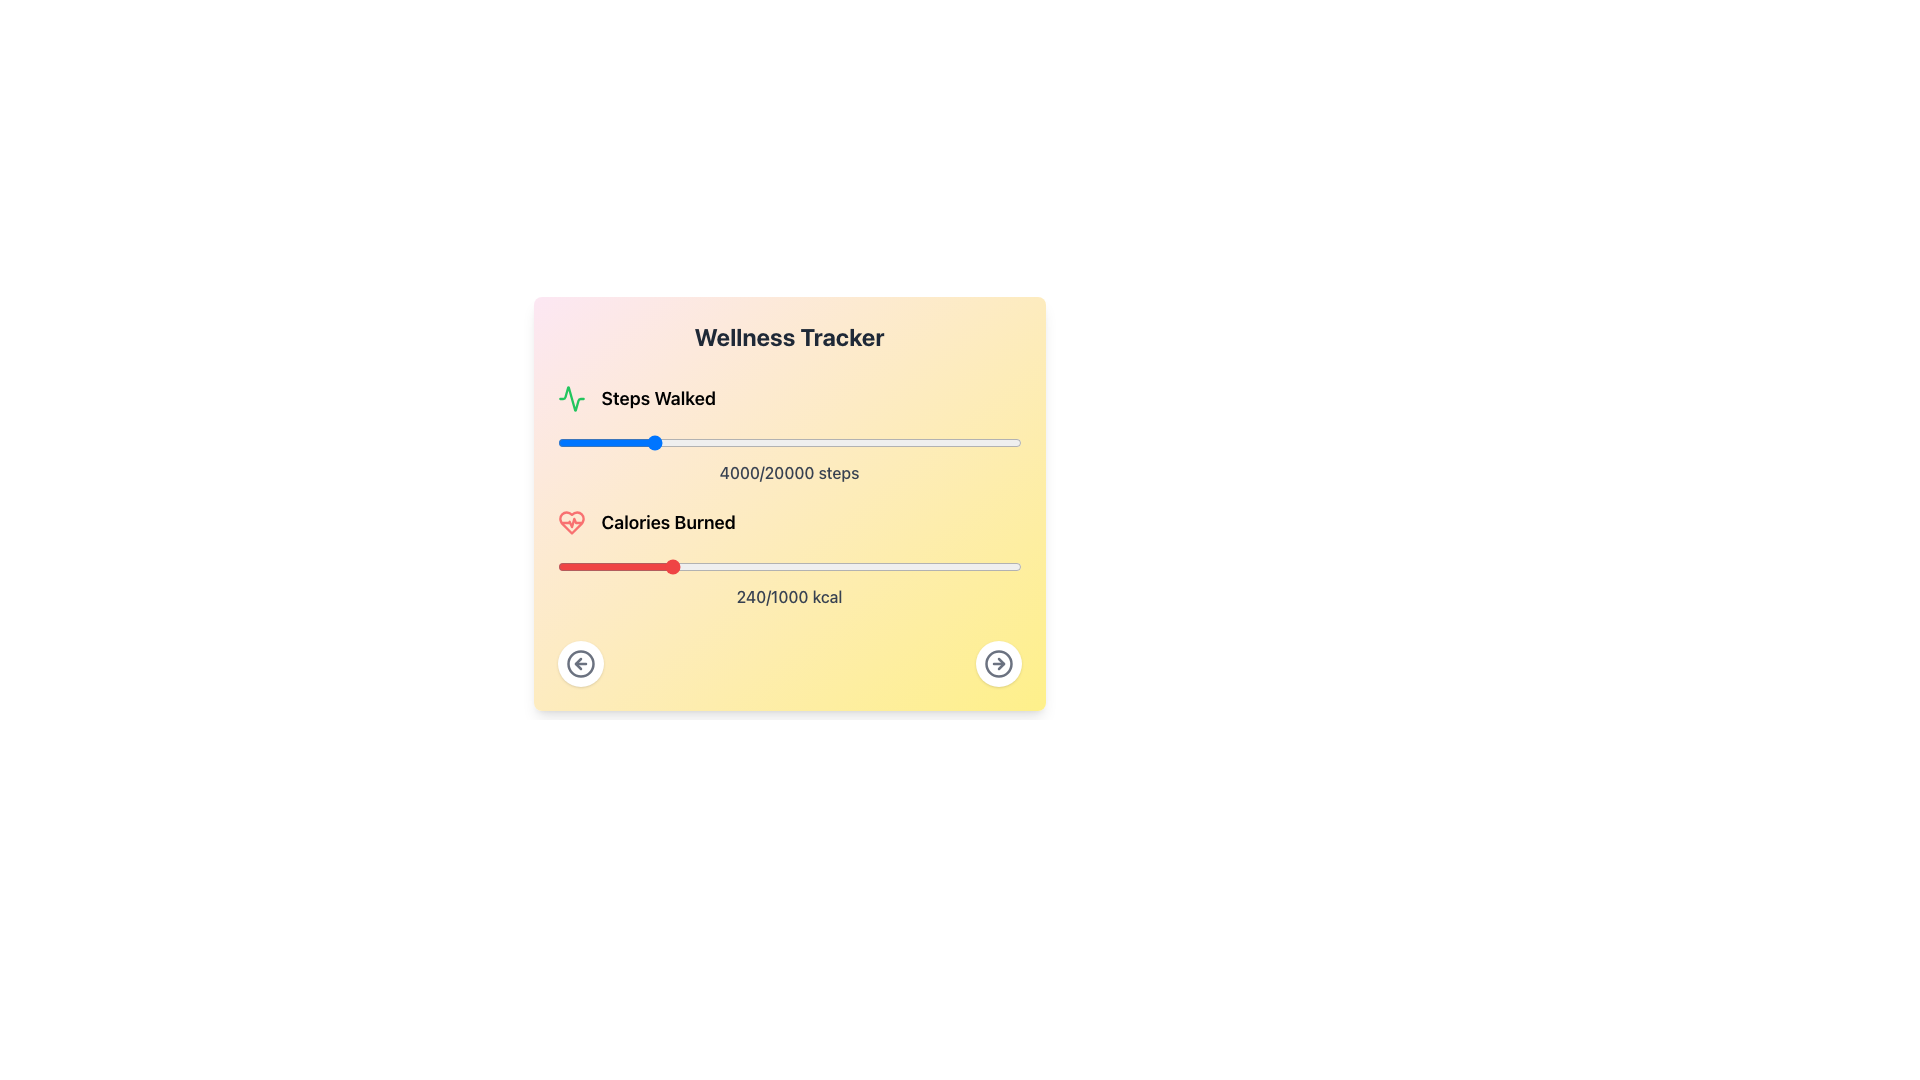  What do you see at coordinates (579, 663) in the screenshot?
I see `the navigational button located in the bottom-left corner of the 'Wellness Tracker' section` at bounding box center [579, 663].